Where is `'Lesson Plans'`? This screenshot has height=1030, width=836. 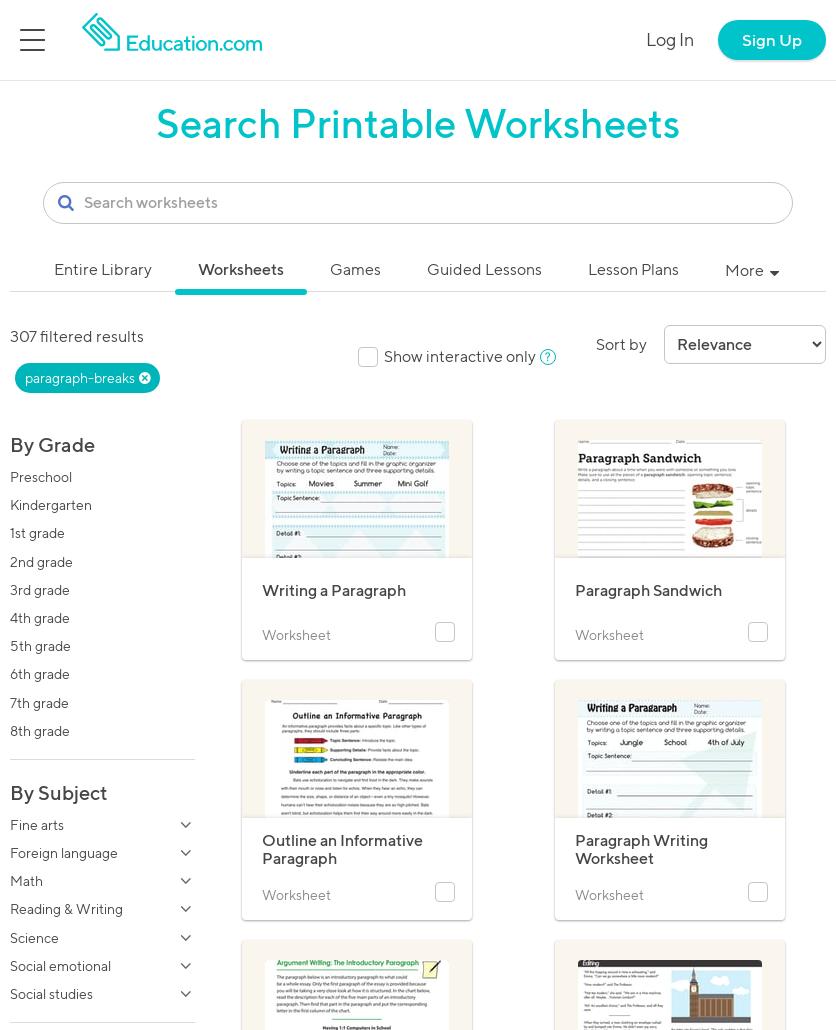
'Lesson Plans' is located at coordinates (633, 268).